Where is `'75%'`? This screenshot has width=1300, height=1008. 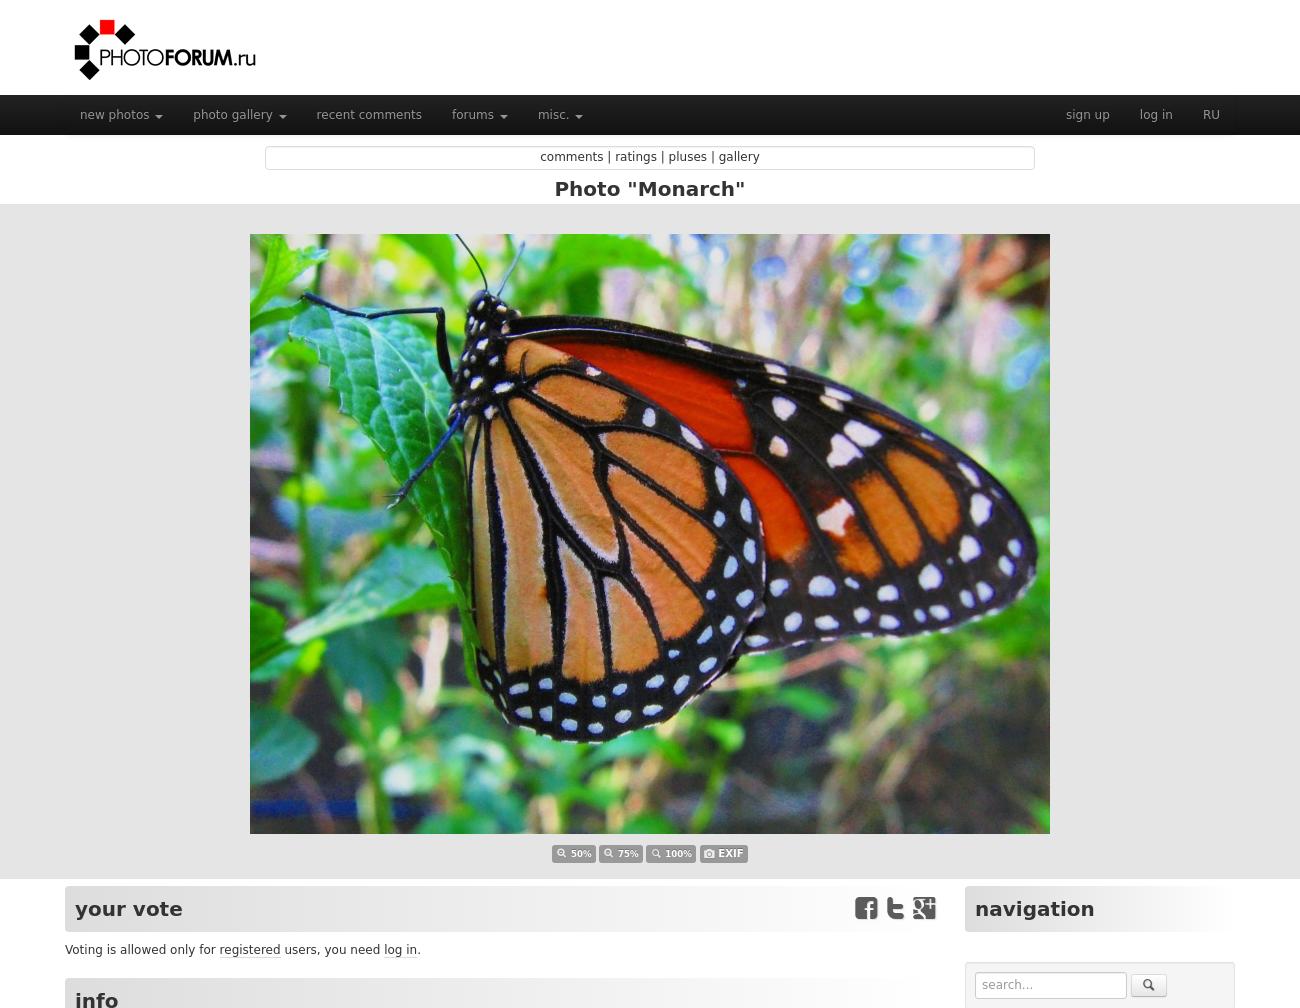
'75%' is located at coordinates (628, 853).